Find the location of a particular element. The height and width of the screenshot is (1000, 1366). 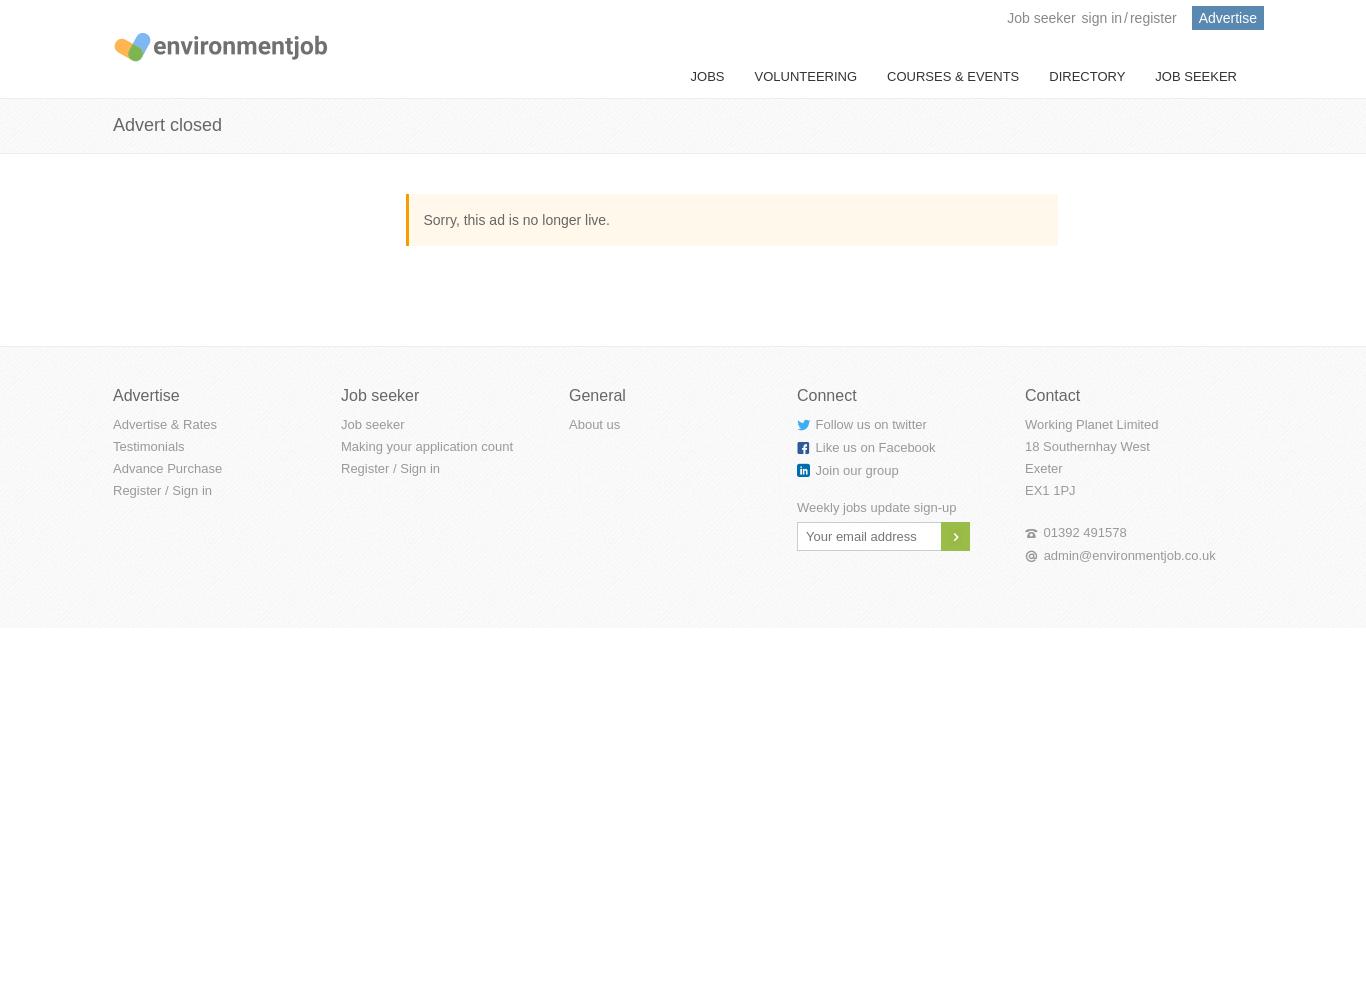

'Job seeker' is located at coordinates (1041, 18).